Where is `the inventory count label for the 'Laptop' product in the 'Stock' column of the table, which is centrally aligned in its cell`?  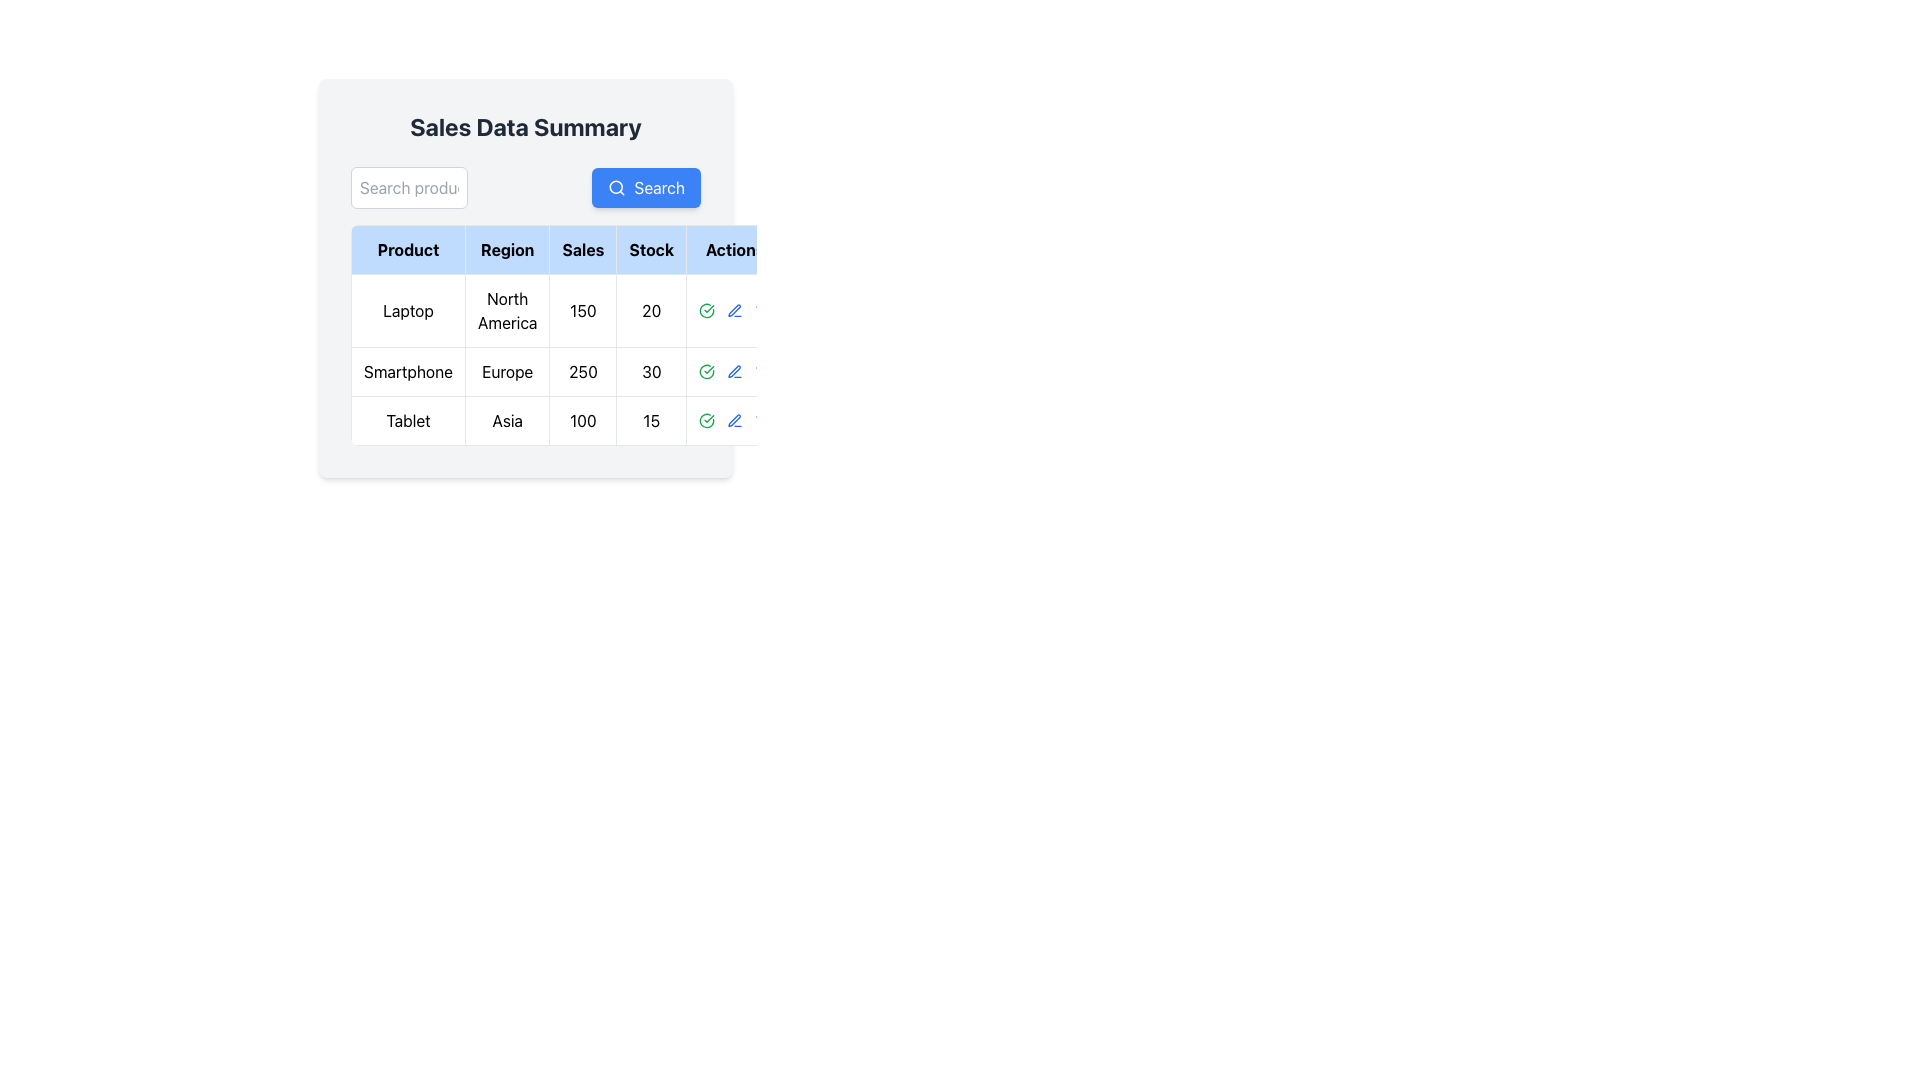
the inventory count label for the 'Laptop' product in the 'Stock' column of the table, which is centrally aligned in its cell is located at coordinates (651, 311).